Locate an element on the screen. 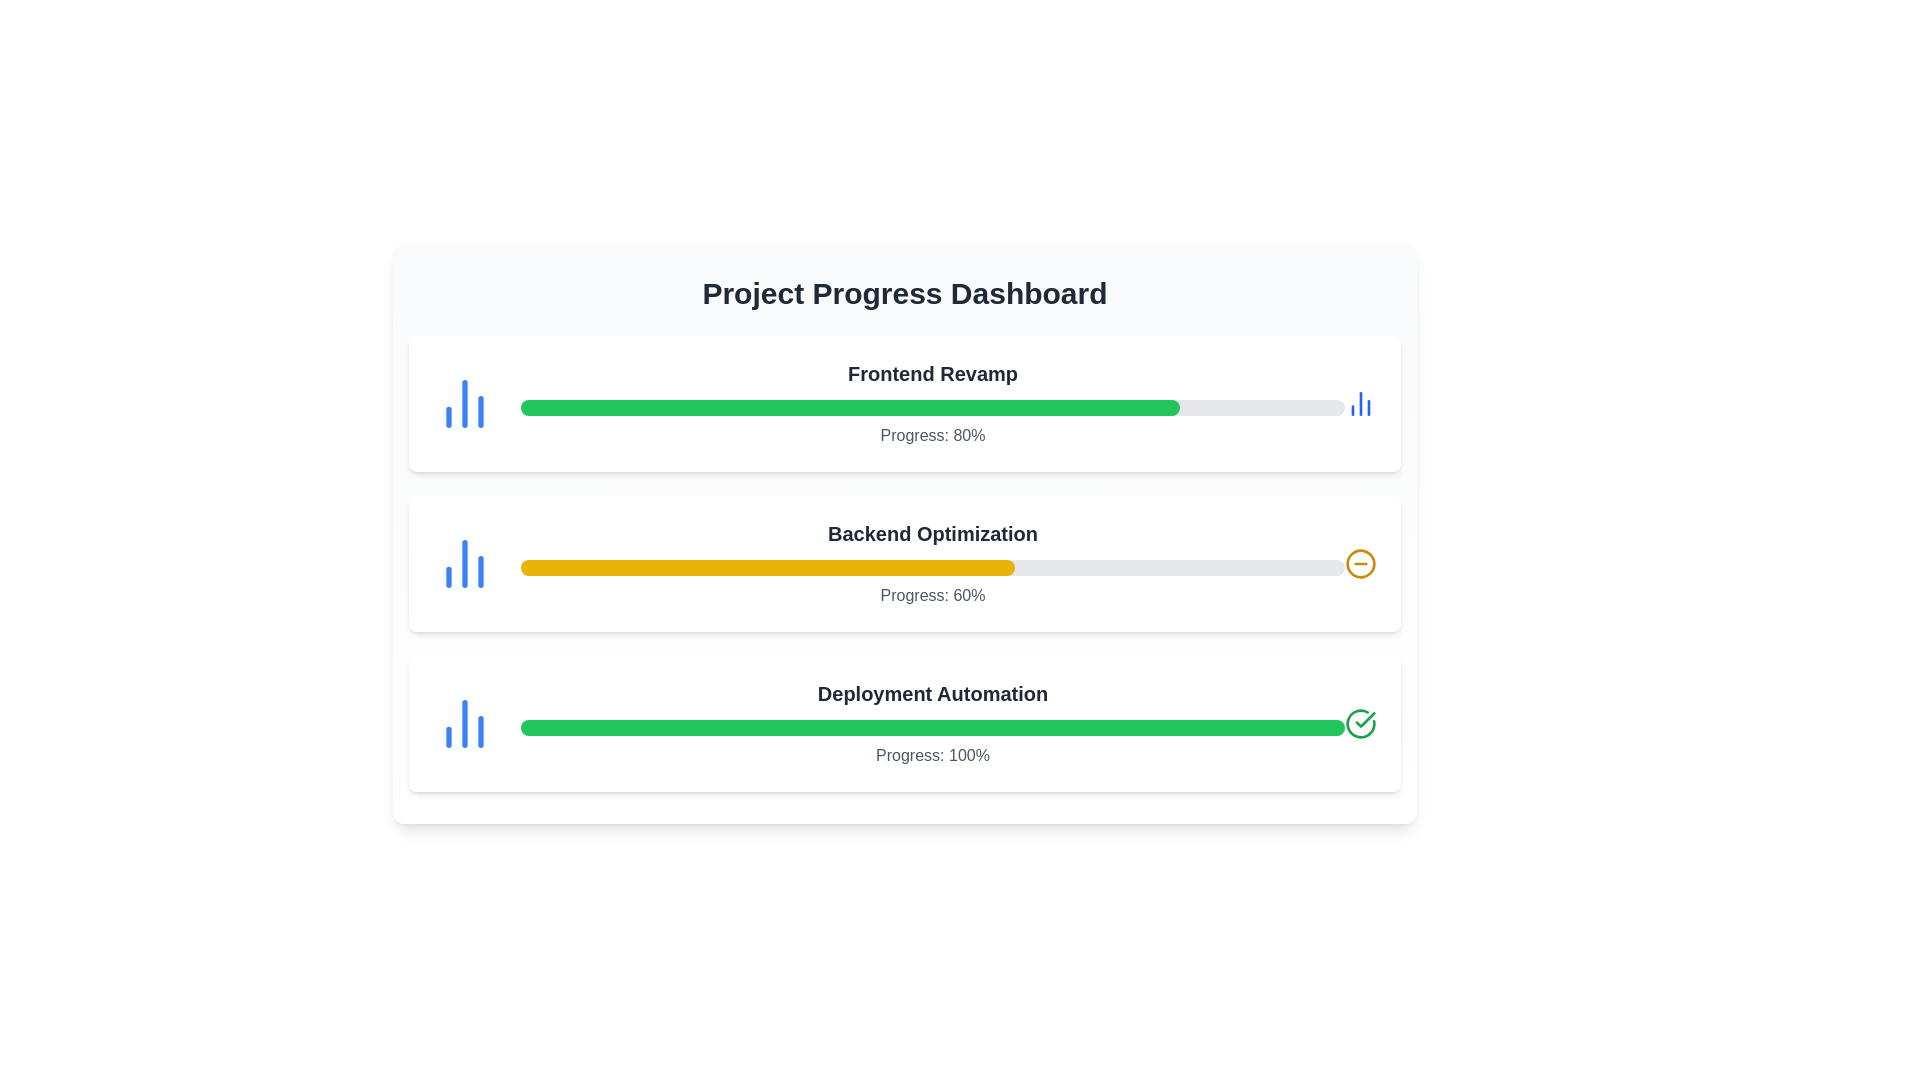 The width and height of the screenshot is (1920, 1080). the yellow filled progress indicator within the grey progress bar located in the 'Backend Optimization' section of the page is located at coordinates (767, 567).